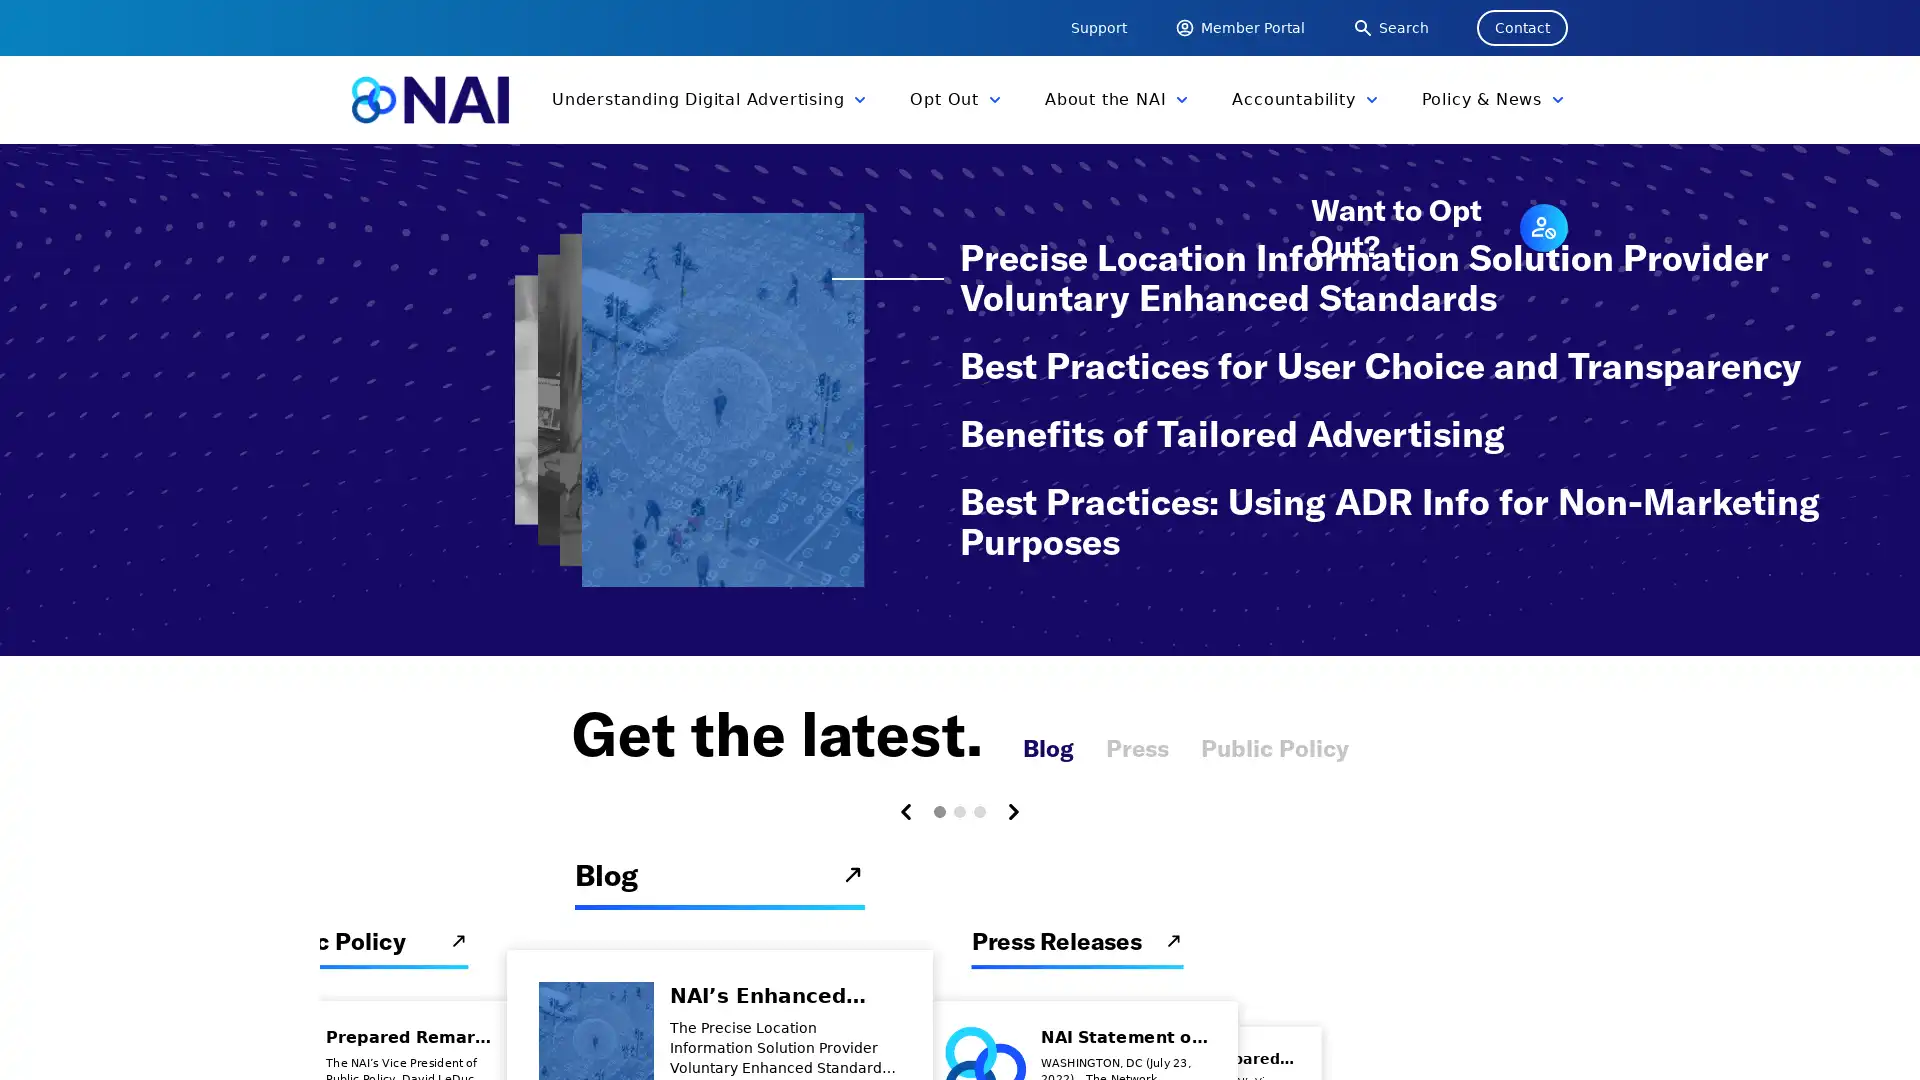  I want to click on Carousel Page 3, so click(979, 812).